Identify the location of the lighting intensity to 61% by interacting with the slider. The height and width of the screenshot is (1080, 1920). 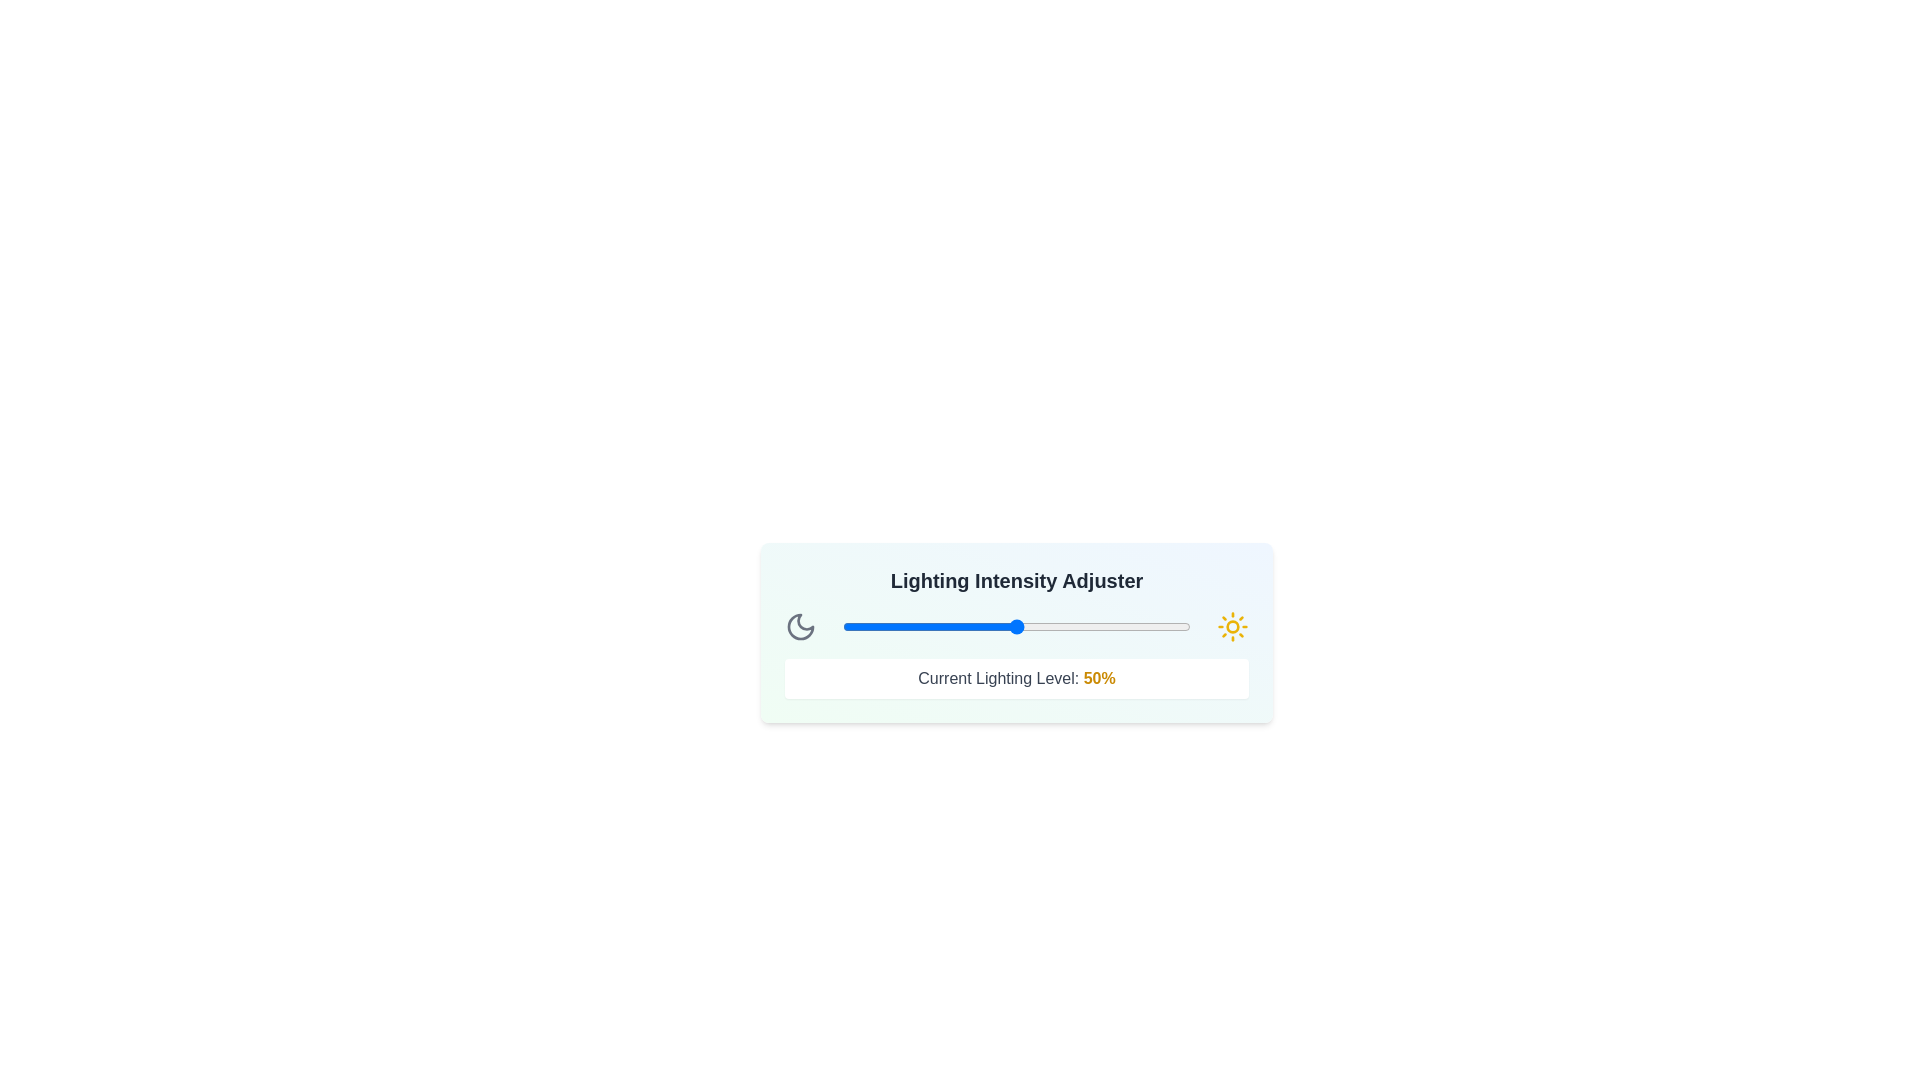
(1054, 626).